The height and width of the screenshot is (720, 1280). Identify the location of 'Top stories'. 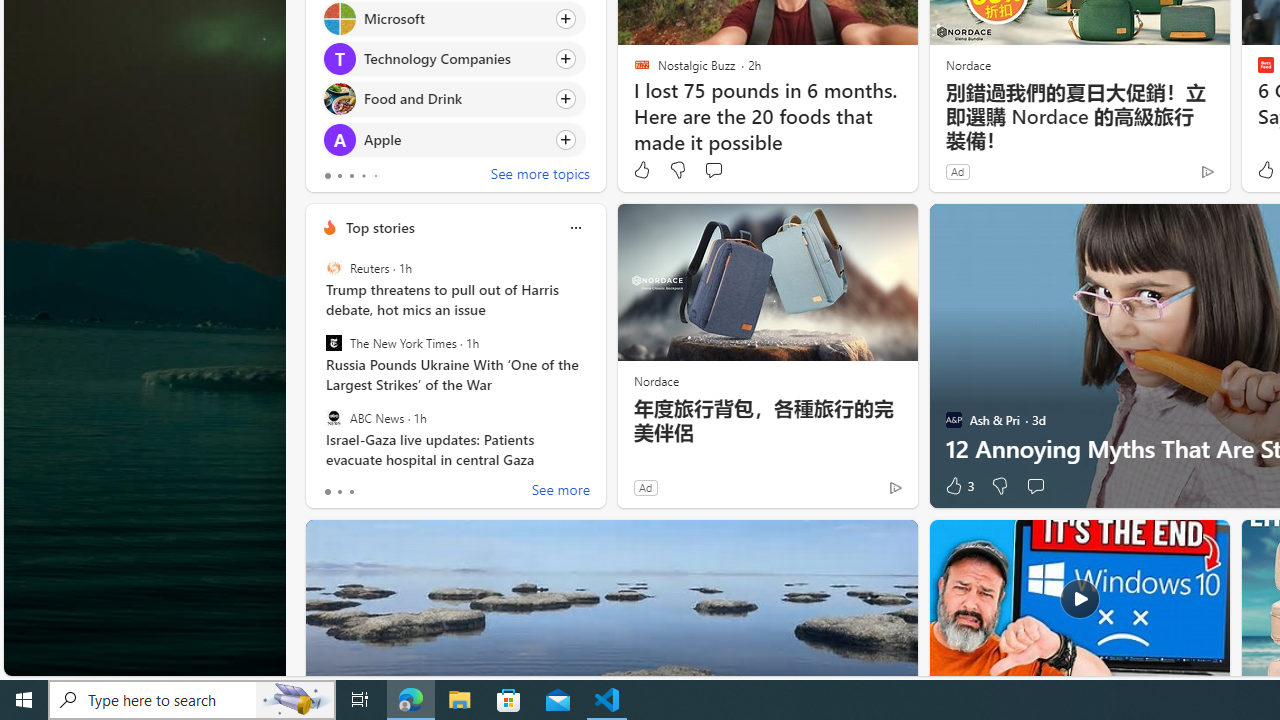
(380, 226).